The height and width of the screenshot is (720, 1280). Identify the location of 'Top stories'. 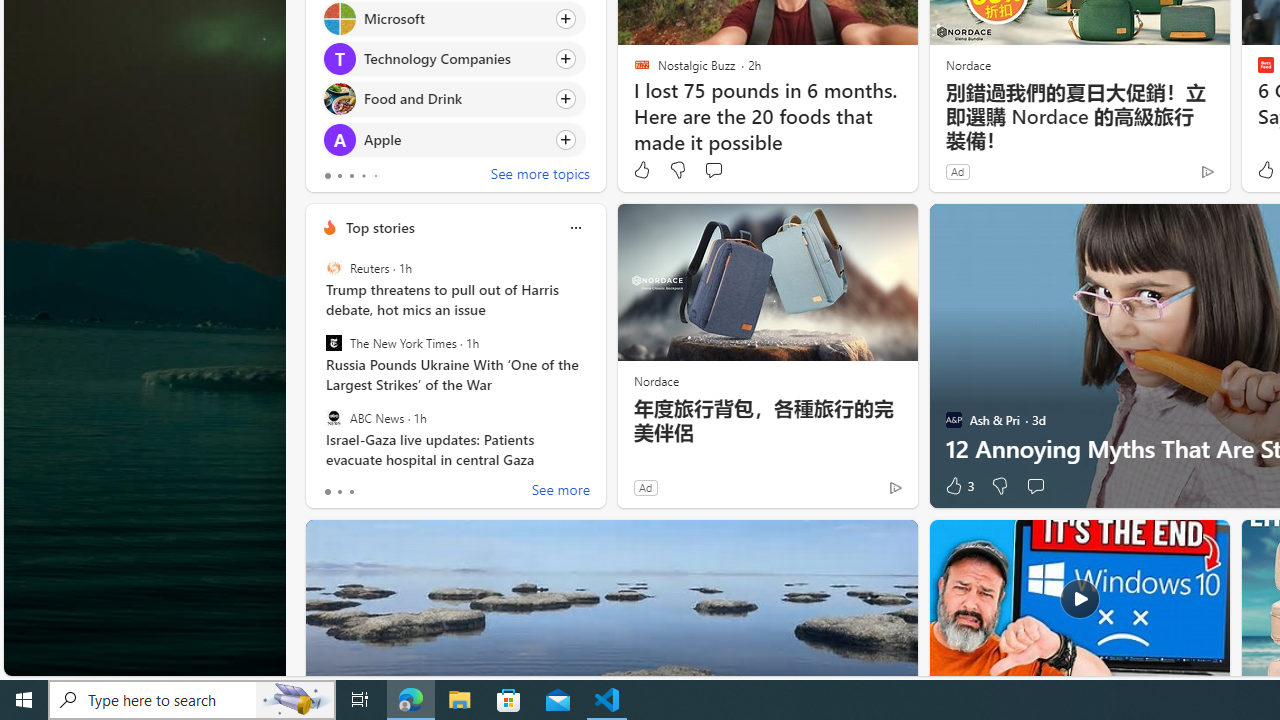
(380, 226).